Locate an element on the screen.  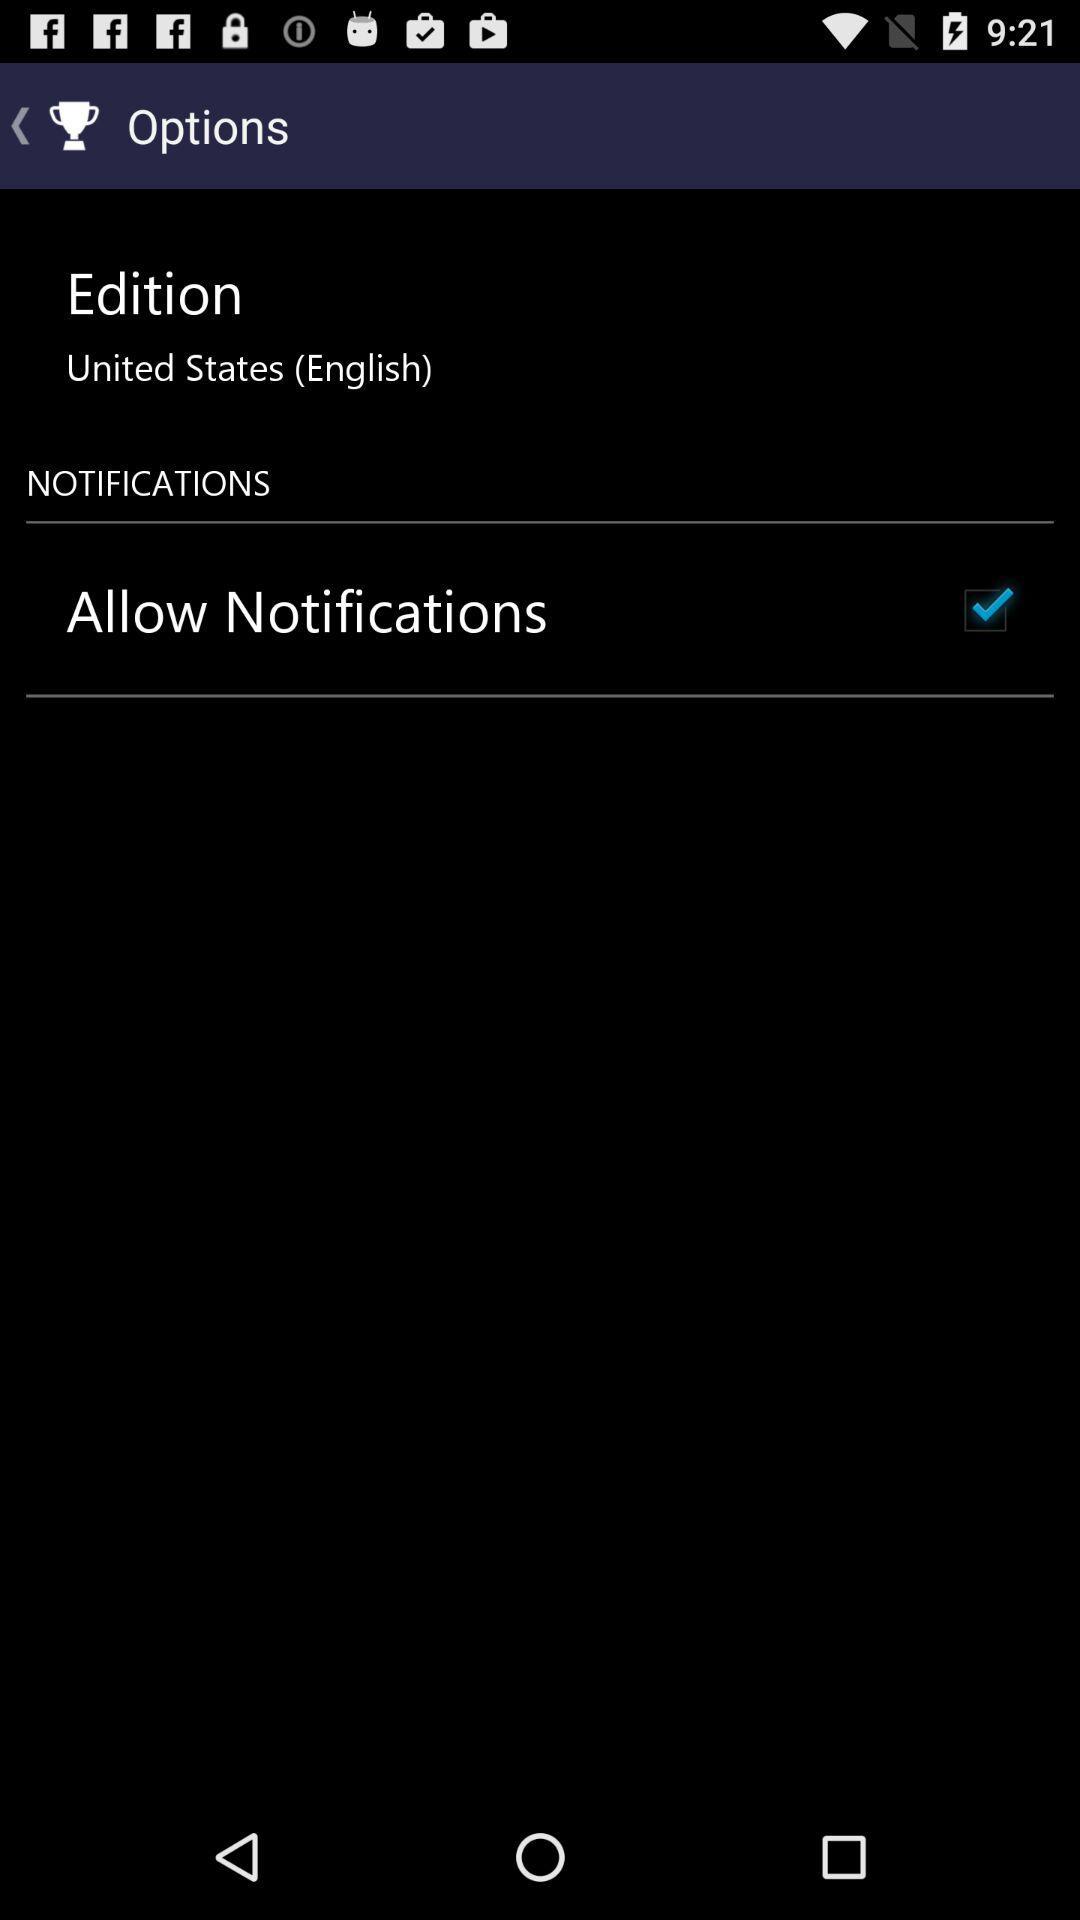
the allow notifications is located at coordinates (307, 609).